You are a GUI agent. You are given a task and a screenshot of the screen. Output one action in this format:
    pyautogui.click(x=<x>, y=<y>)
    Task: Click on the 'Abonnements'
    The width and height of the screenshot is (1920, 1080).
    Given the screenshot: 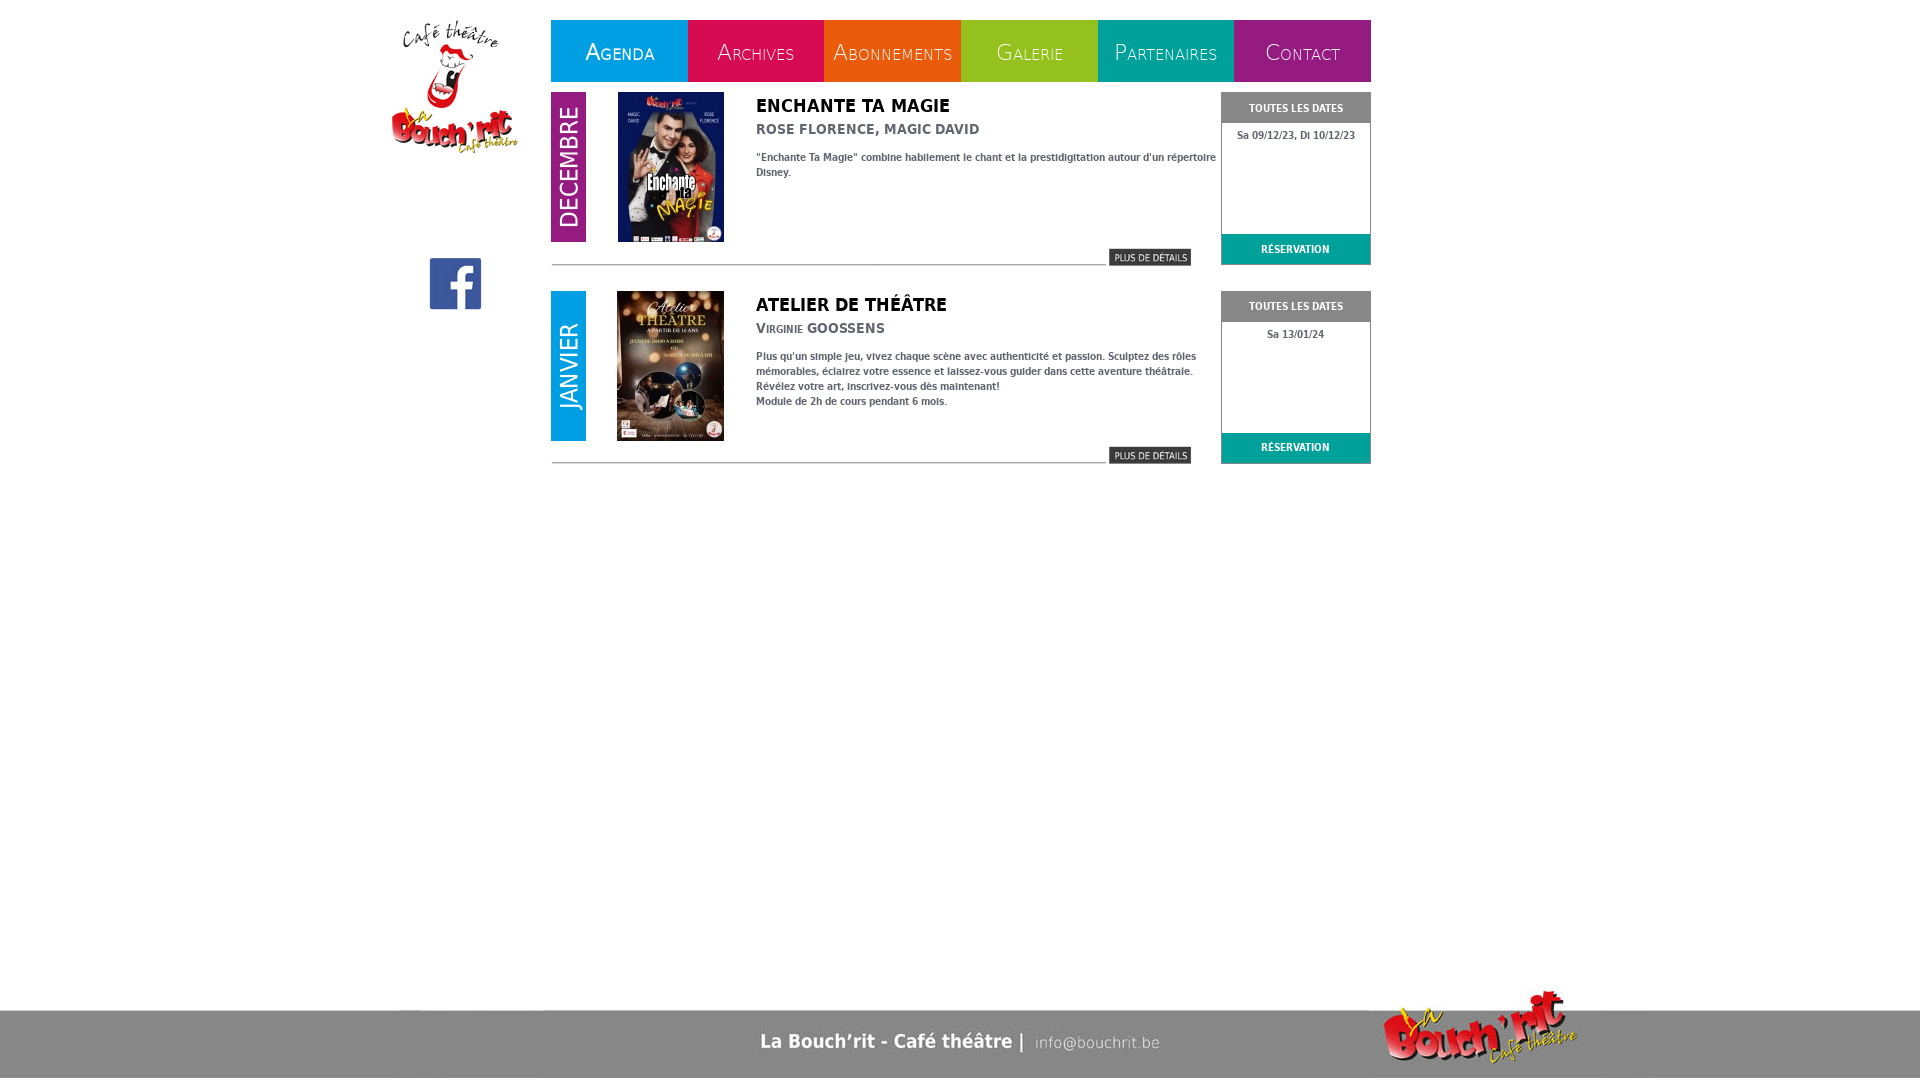 What is the action you would take?
    pyautogui.click(x=891, y=49)
    